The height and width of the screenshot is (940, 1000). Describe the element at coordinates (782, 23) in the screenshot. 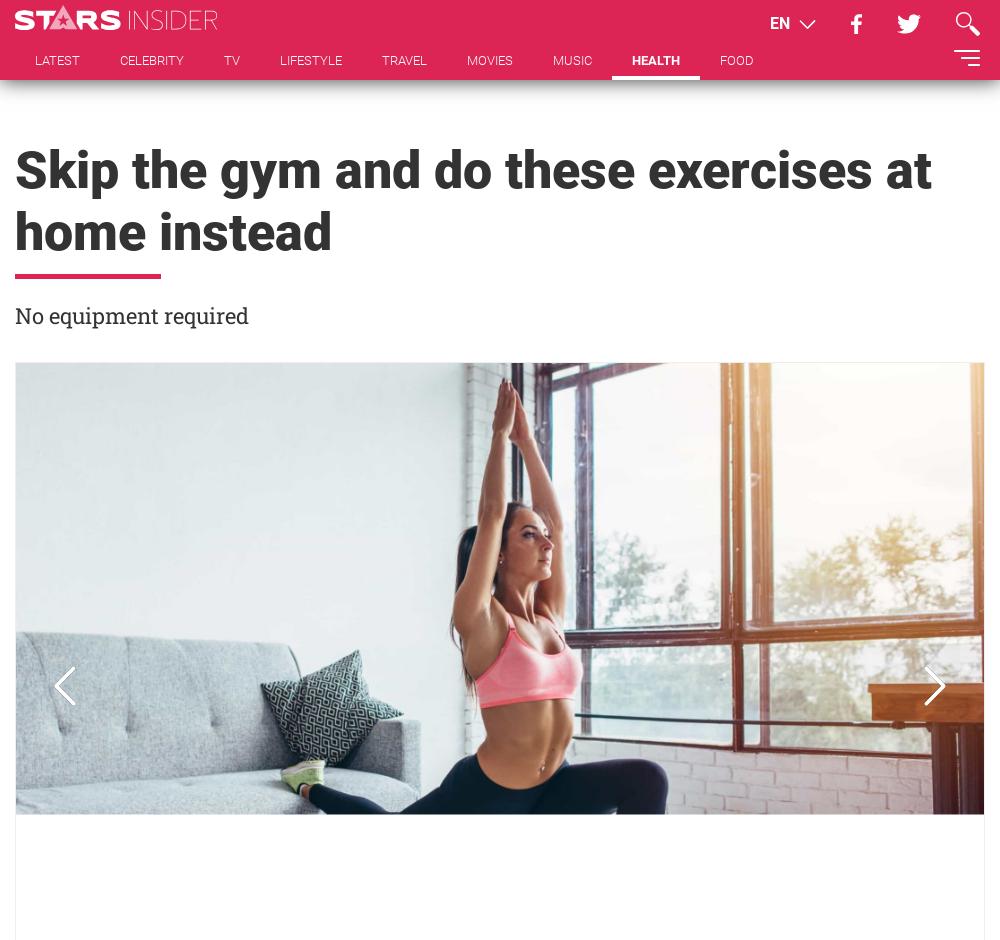

I see `'EN'` at that location.